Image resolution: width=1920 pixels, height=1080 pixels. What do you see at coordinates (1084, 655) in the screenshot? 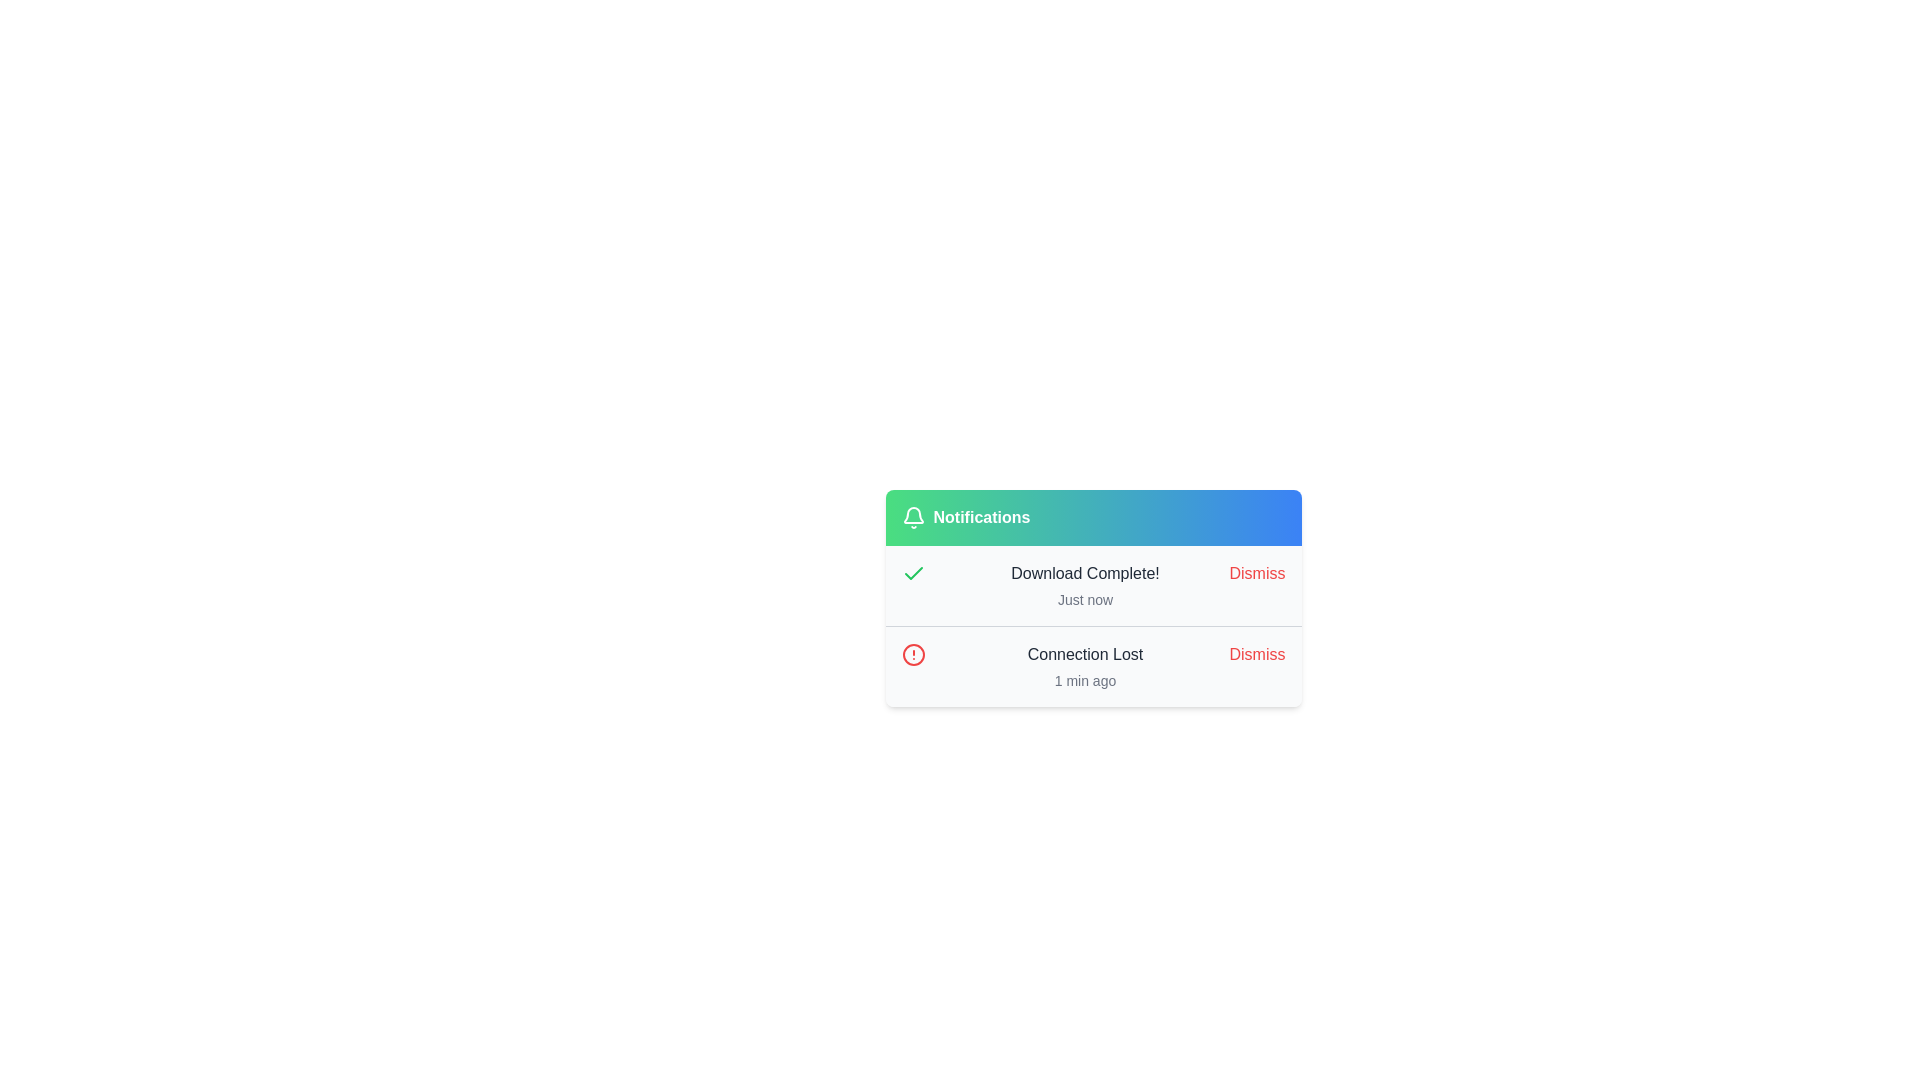
I see `the 'Connection Lost' static text label within the Notifications block, which notifies the user about a connectivity issue` at bounding box center [1084, 655].